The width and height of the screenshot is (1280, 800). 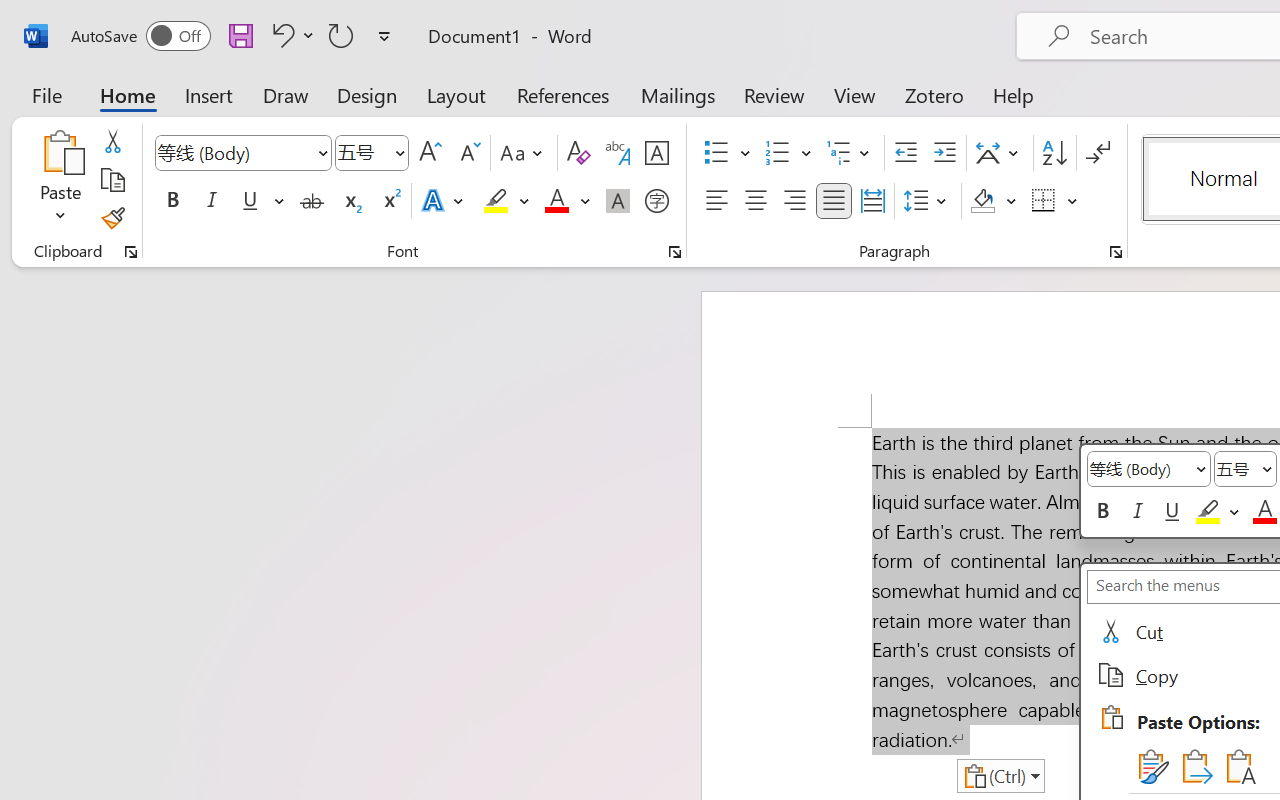 What do you see at coordinates (111, 218) in the screenshot?
I see `'Format Painter'` at bounding box center [111, 218].